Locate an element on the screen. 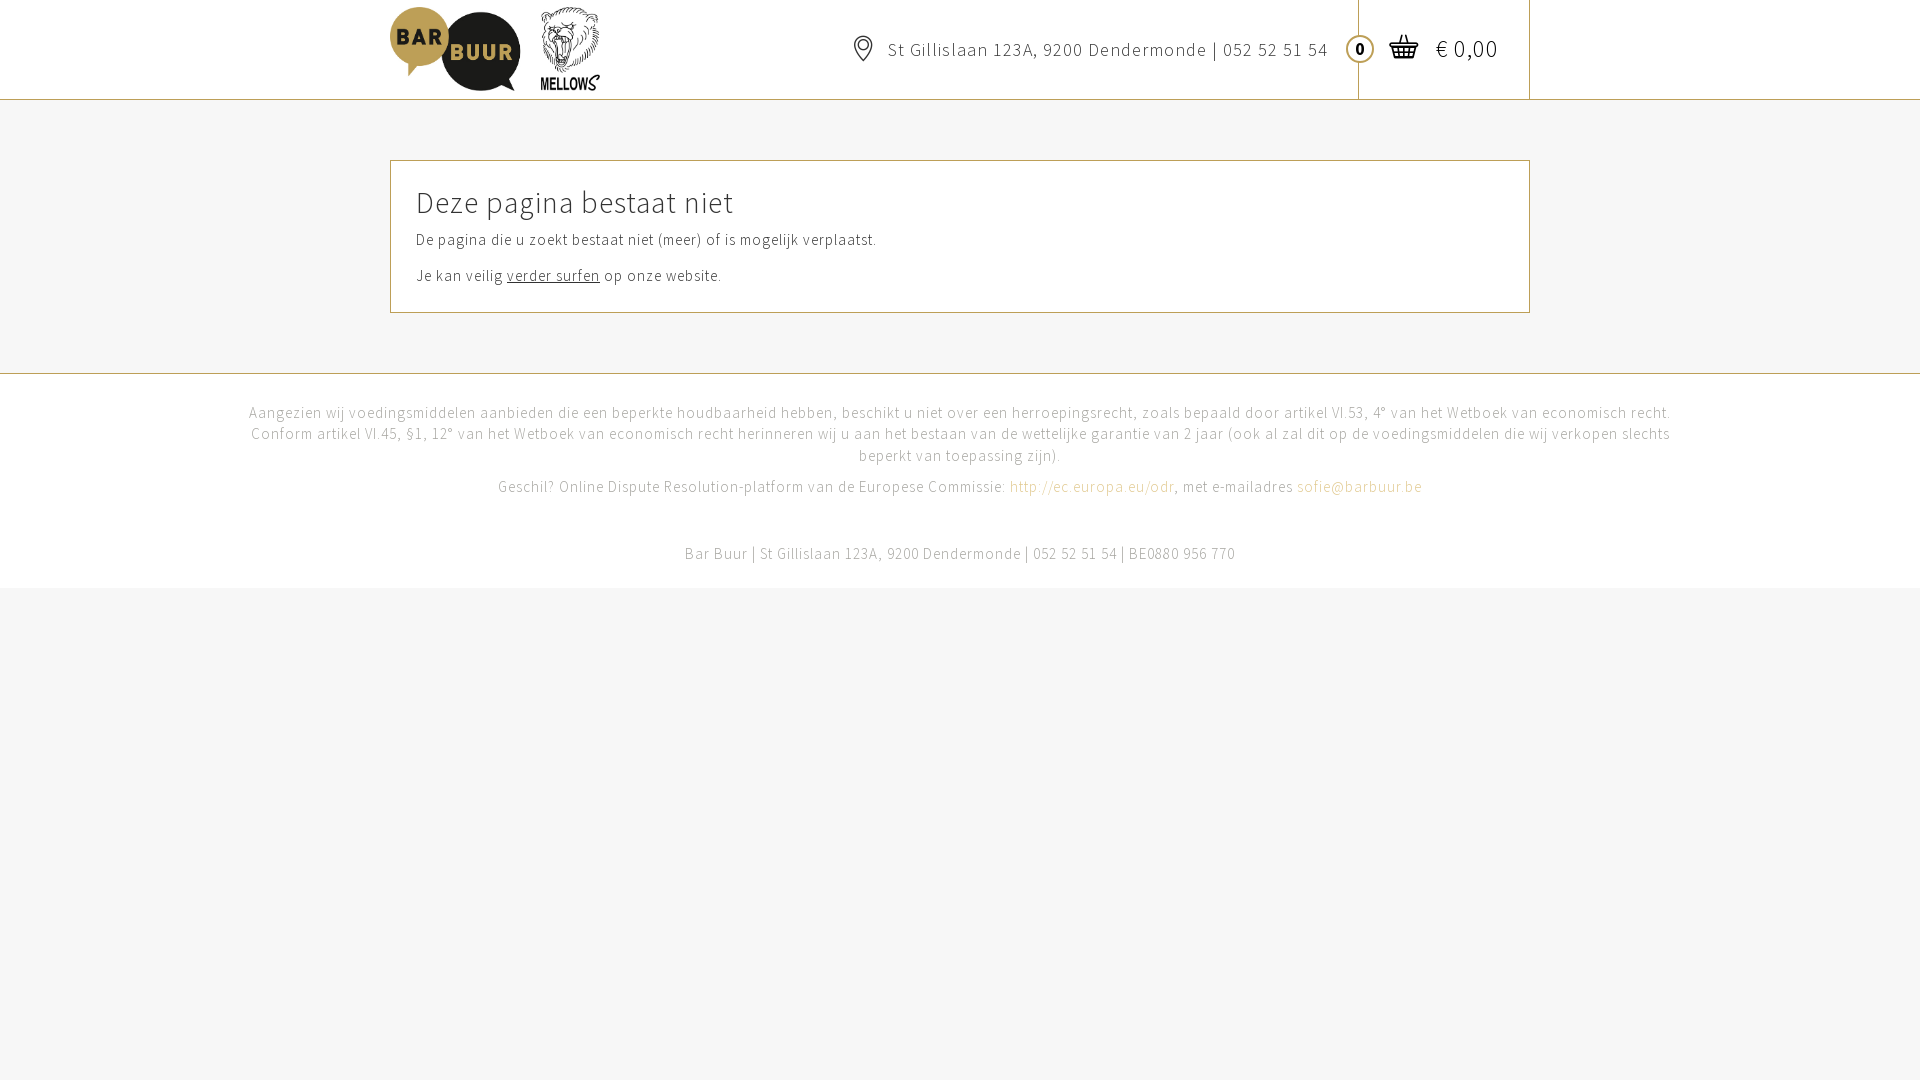 The image size is (1920, 1080). 'sofie@barbuur.be' is located at coordinates (1359, 486).